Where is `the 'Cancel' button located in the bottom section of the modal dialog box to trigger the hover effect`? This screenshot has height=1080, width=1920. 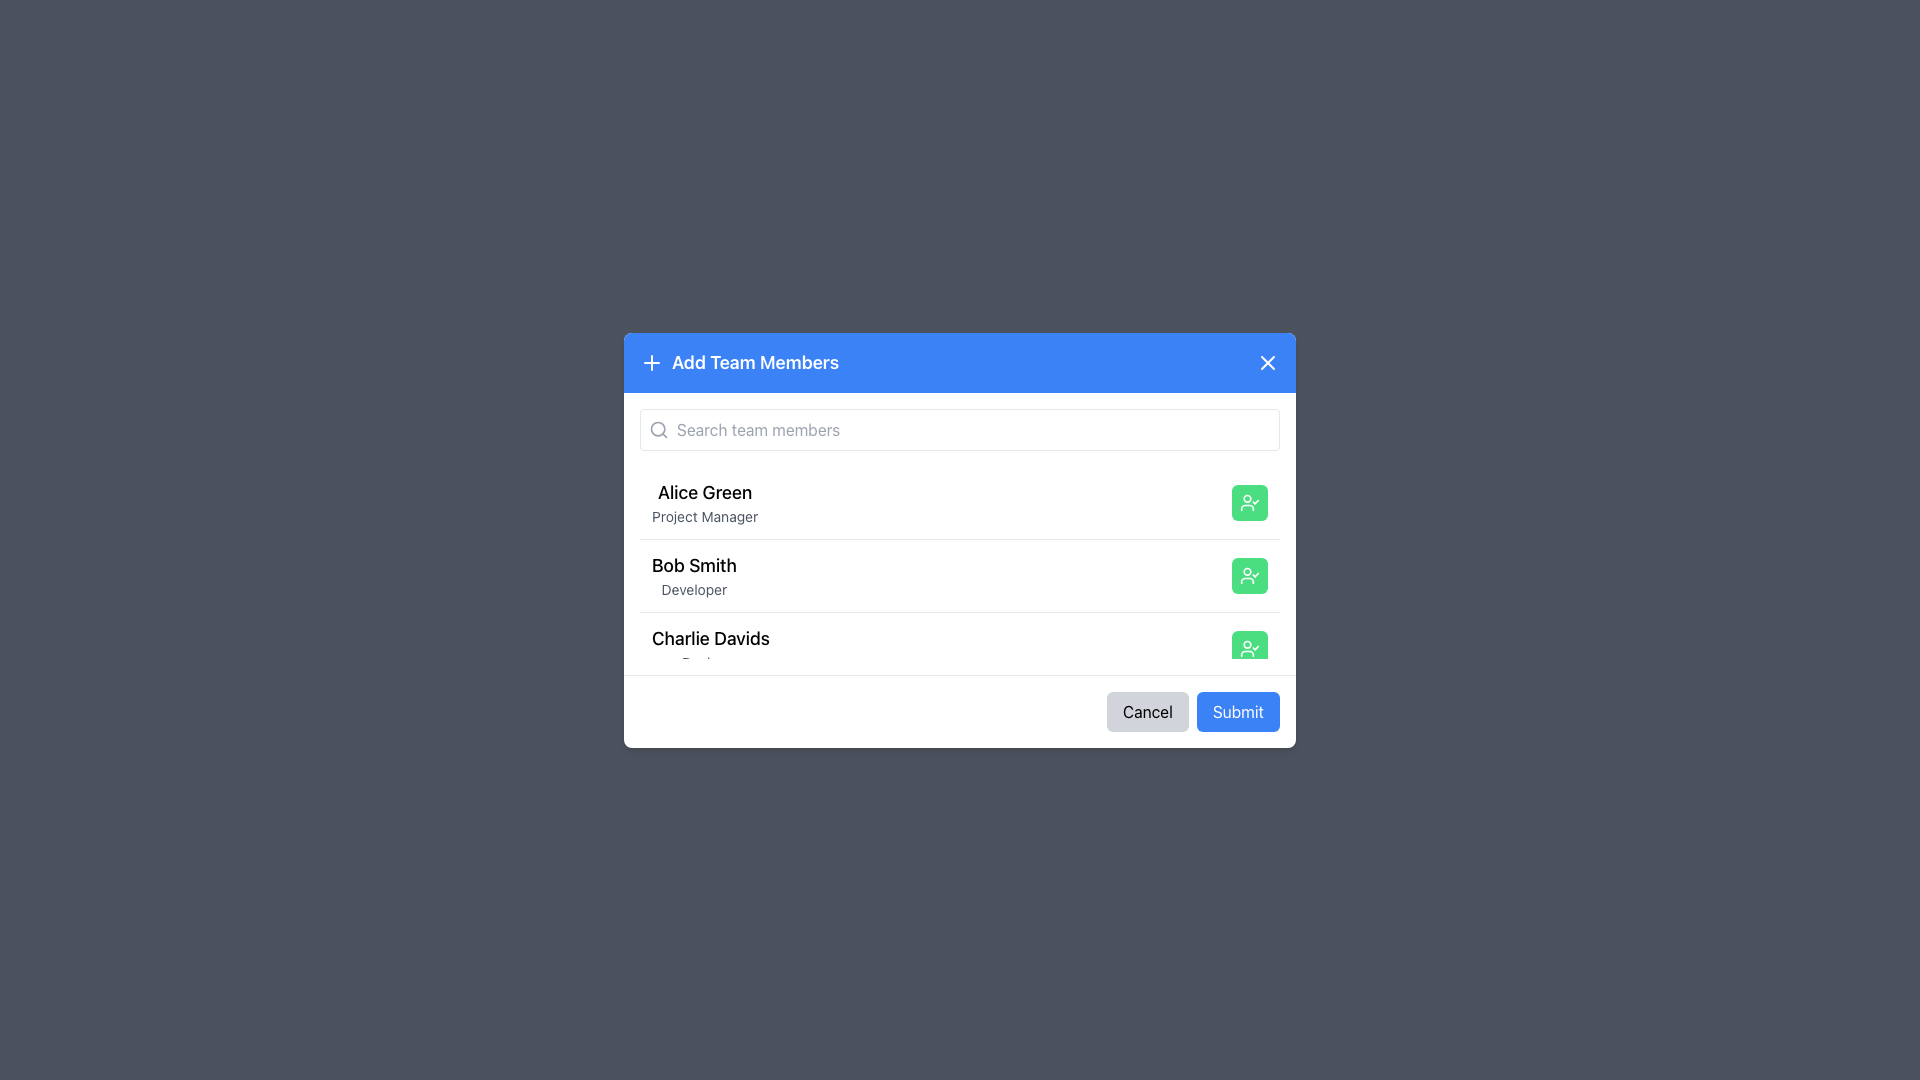
the 'Cancel' button located in the bottom section of the modal dialog box to trigger the hover effect is located at coordinates (1147, 710).